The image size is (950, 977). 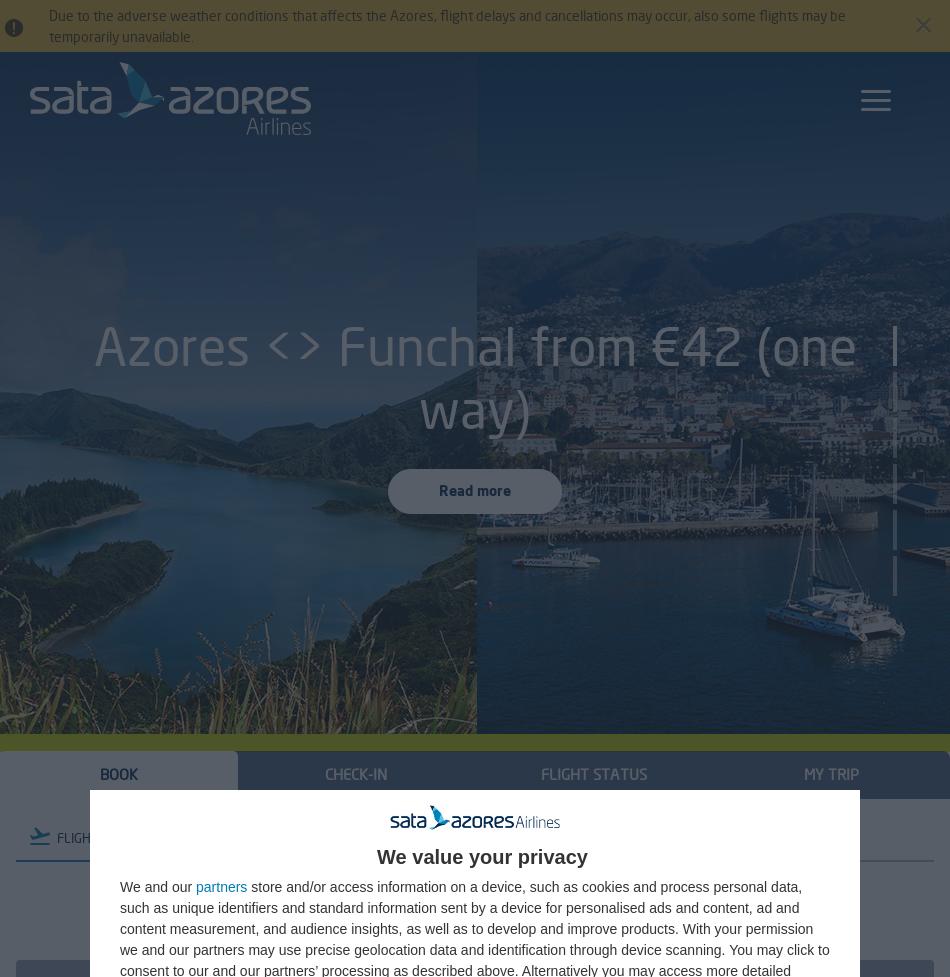 What do you see at coordinates (255, 836) in the screenshot?
I see `'CAR'` at bounding box center [255, 836].